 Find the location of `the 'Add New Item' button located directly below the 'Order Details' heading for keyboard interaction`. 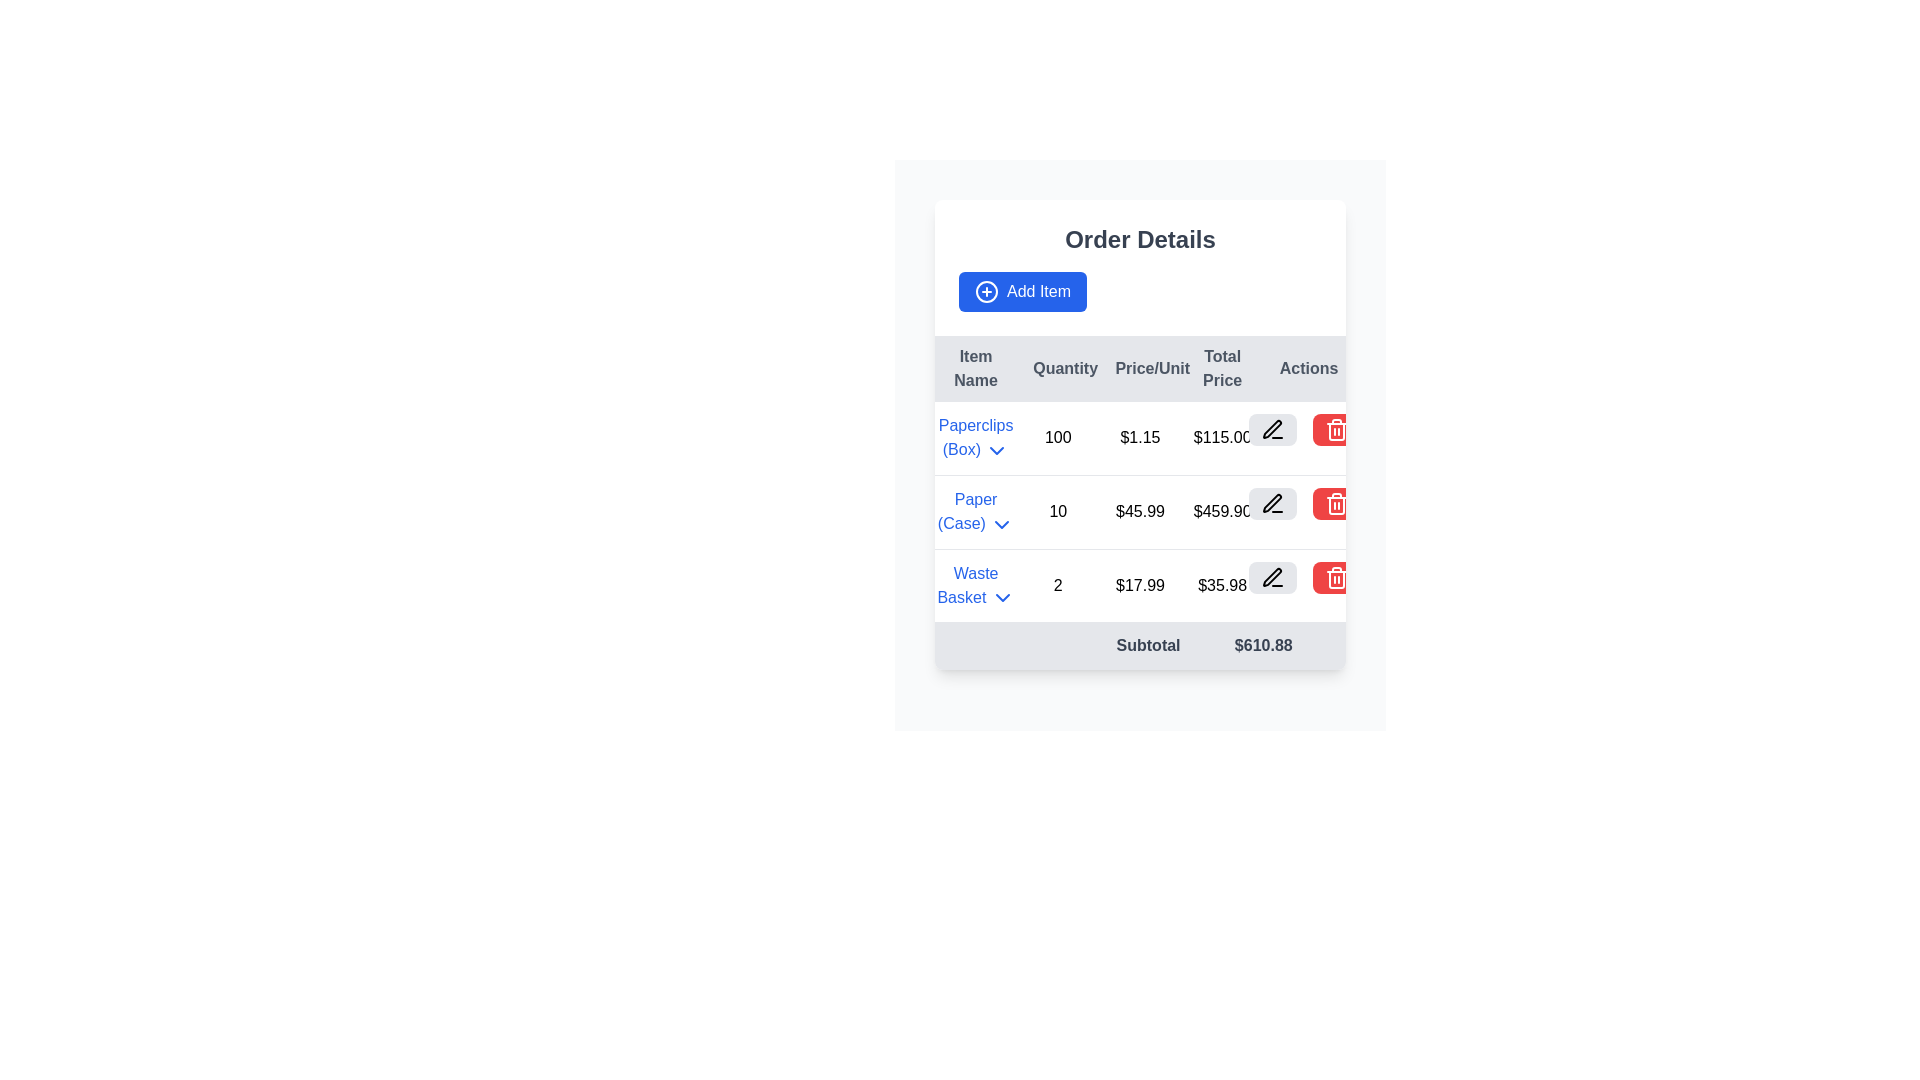

the 'Add New Item' button located directly below the 'Order Details' heading for keyboard interaction is located at coordinates (1022, 292).